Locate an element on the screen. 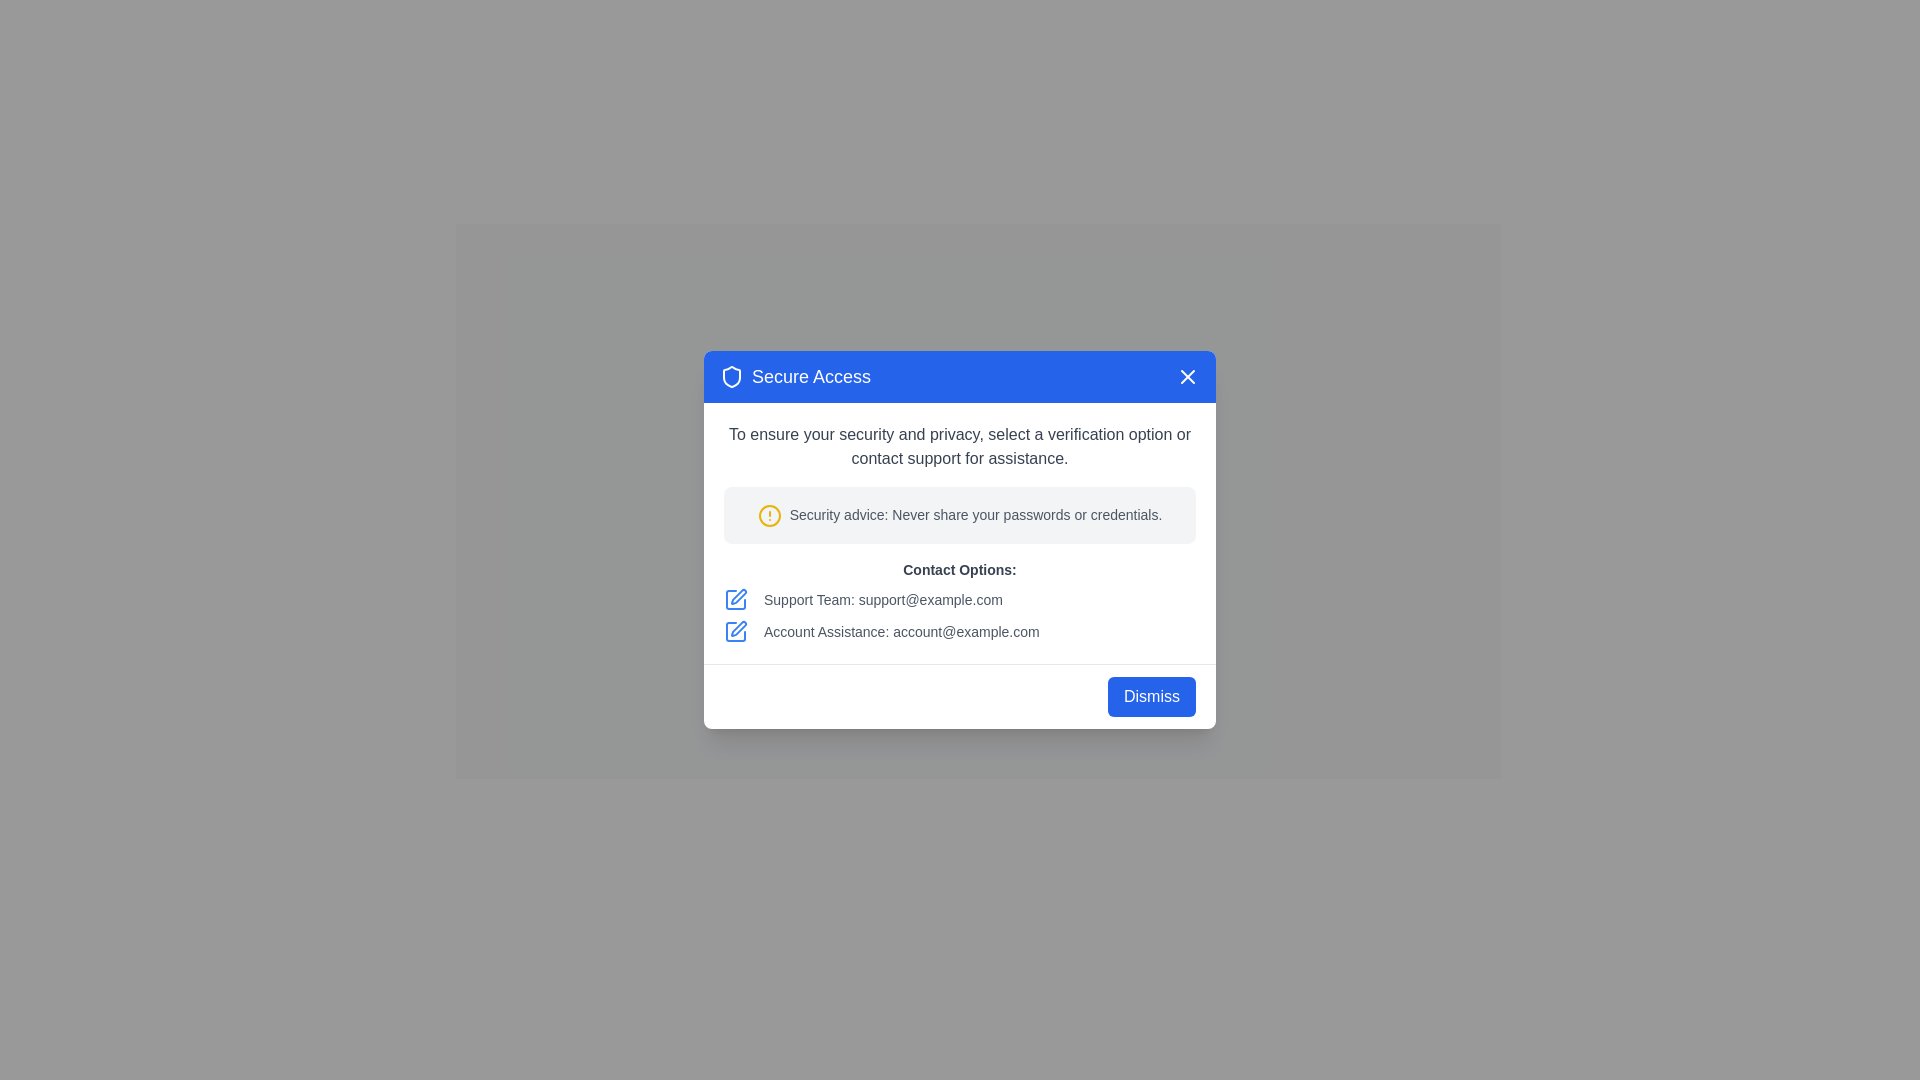  the 'Dismiss' button with a blue background and white text located at the bottom-right corner of the 'Secure Access' dialog is located at coordinates (1152, 694).